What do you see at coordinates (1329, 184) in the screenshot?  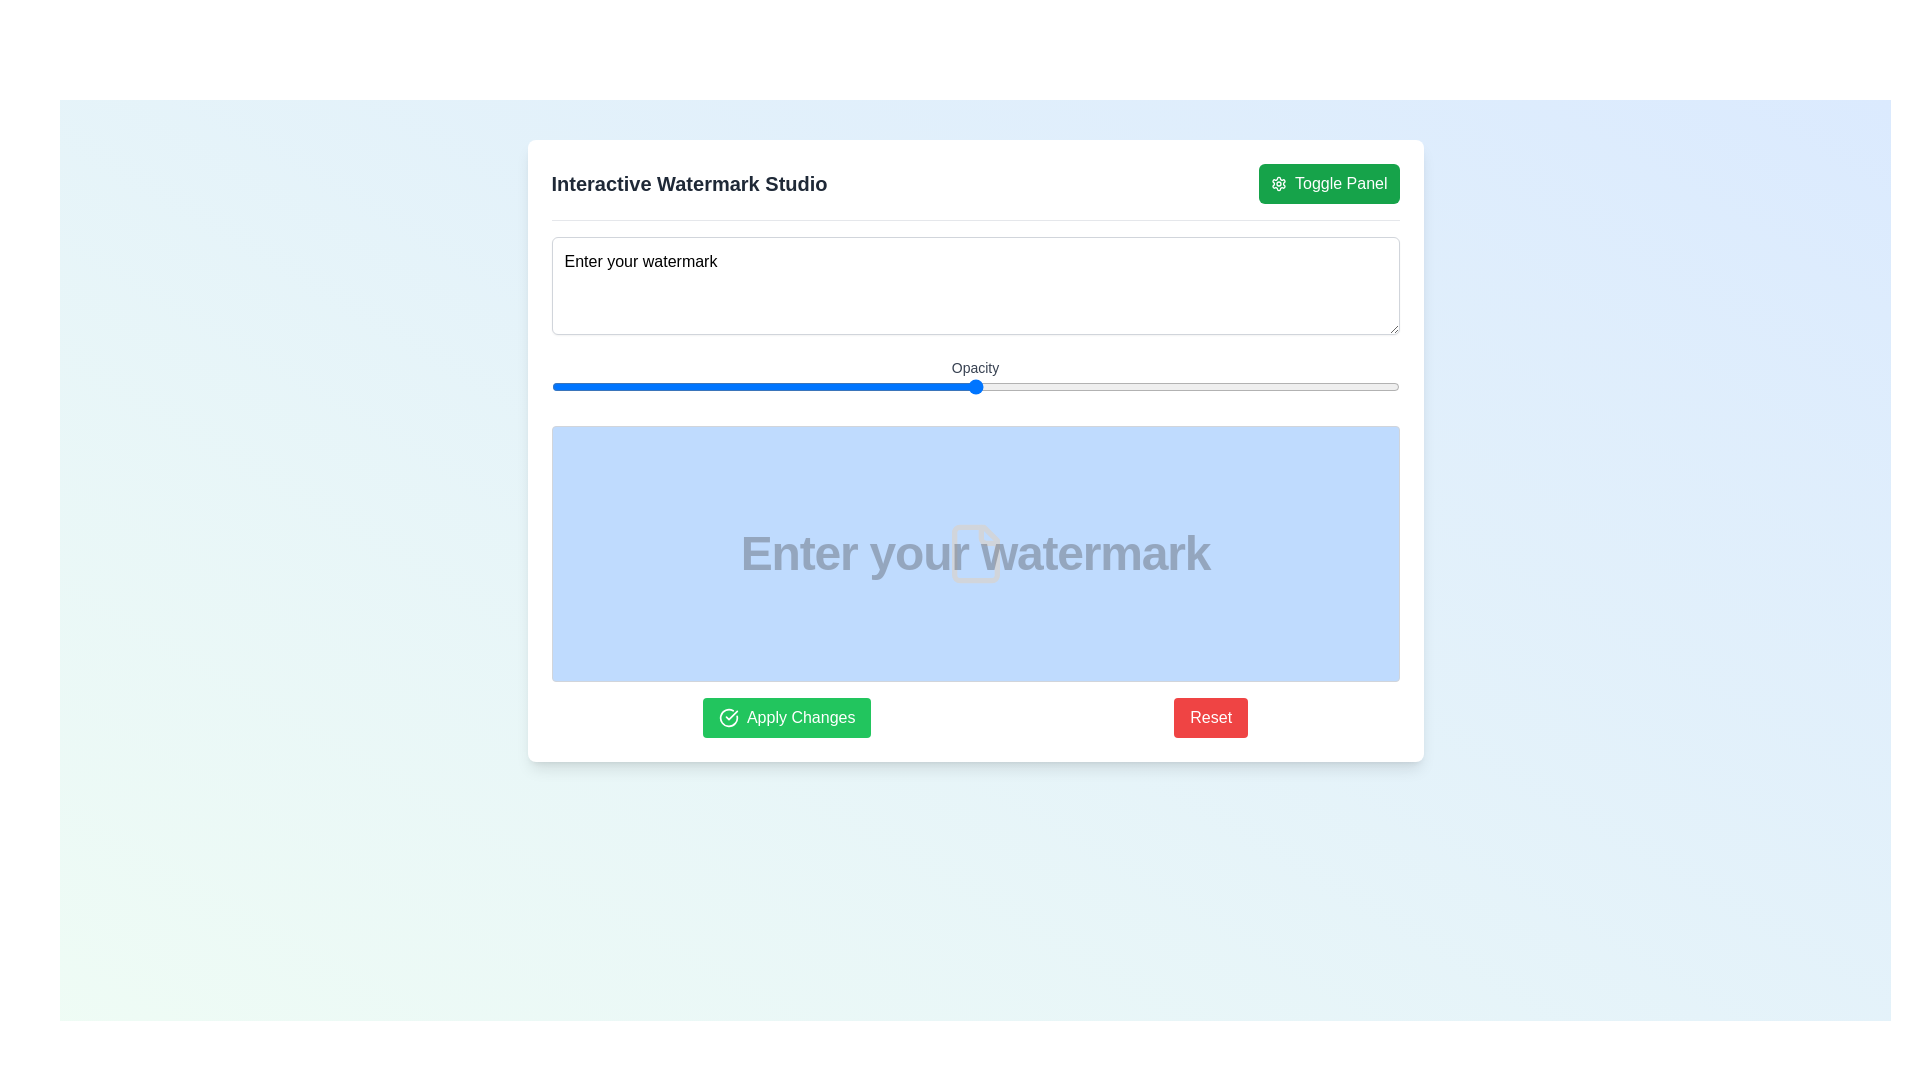 I see `the green button labeled 'Toggle Panel' with a gear icon` at bounding box center [1329, 184].